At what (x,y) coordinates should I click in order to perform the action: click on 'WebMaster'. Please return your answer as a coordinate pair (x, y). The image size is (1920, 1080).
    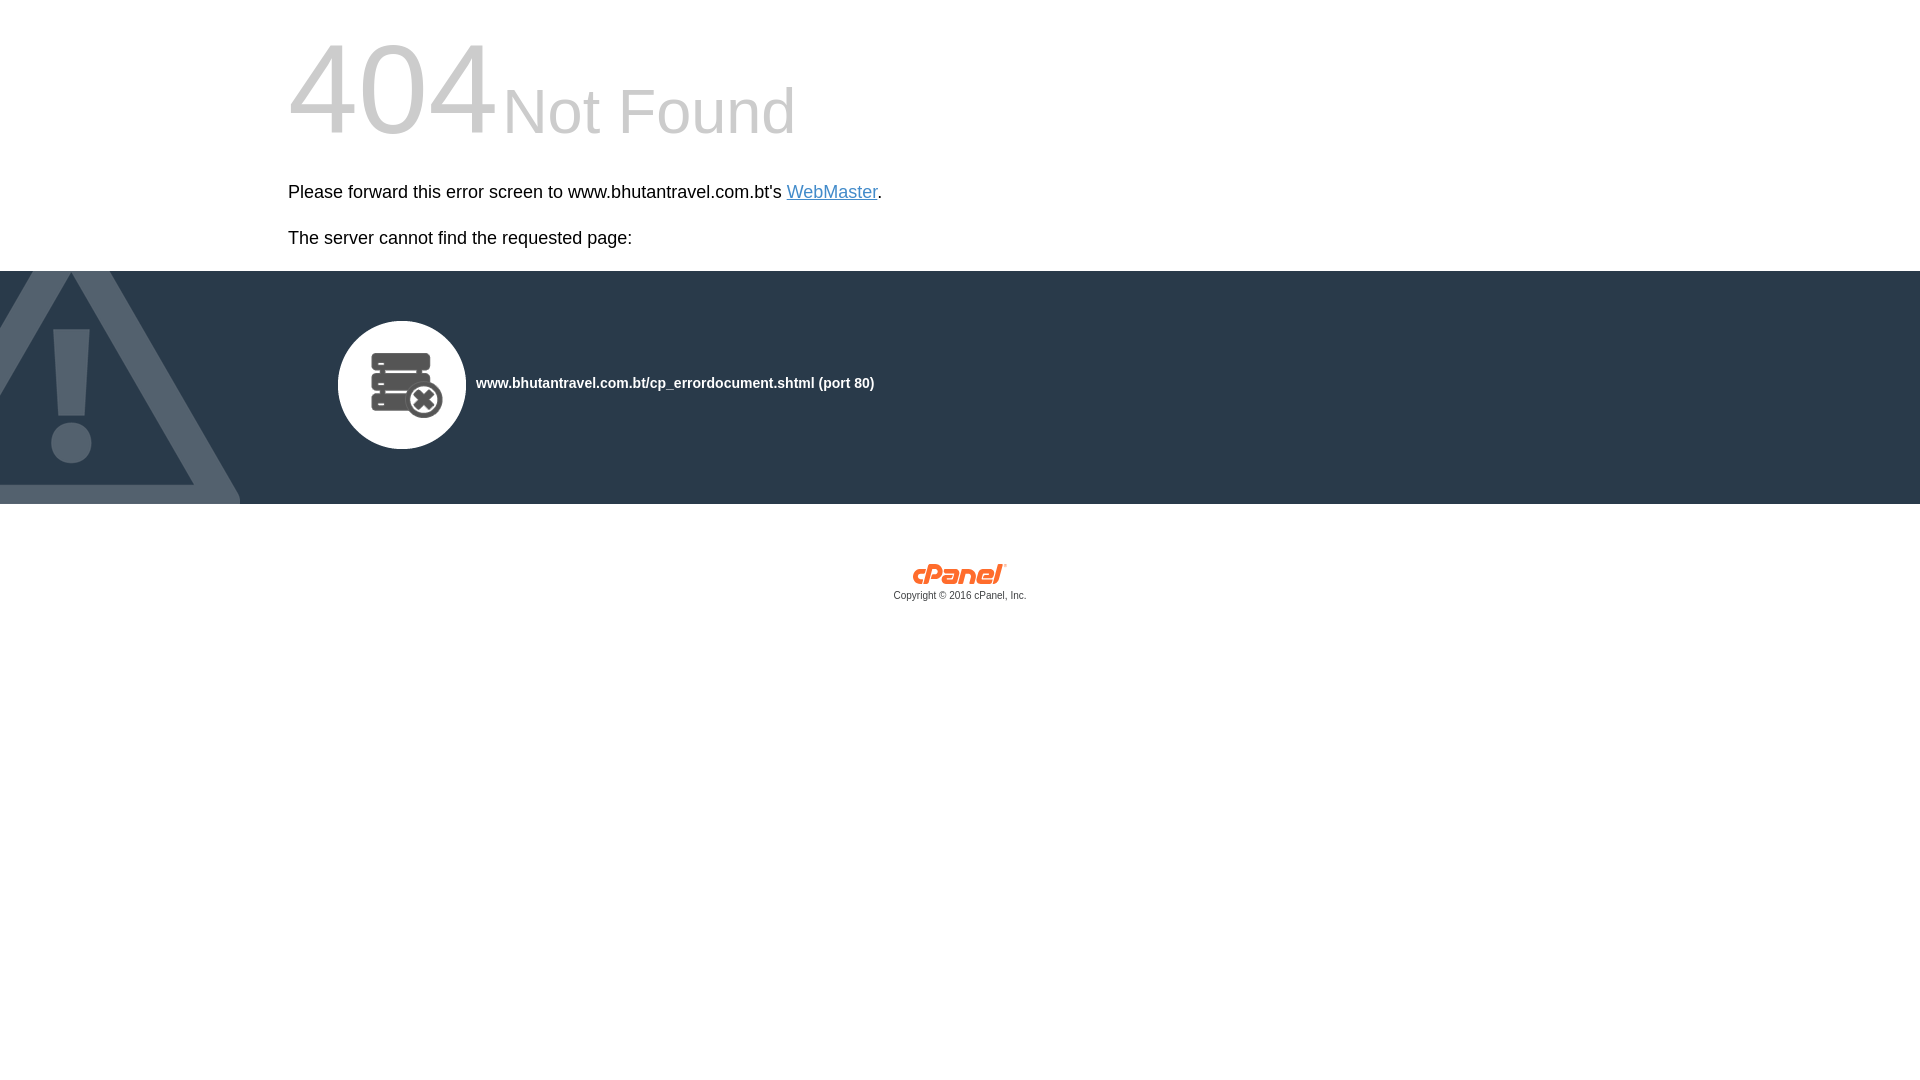
    Looking at the image, I should click on (832, 192).